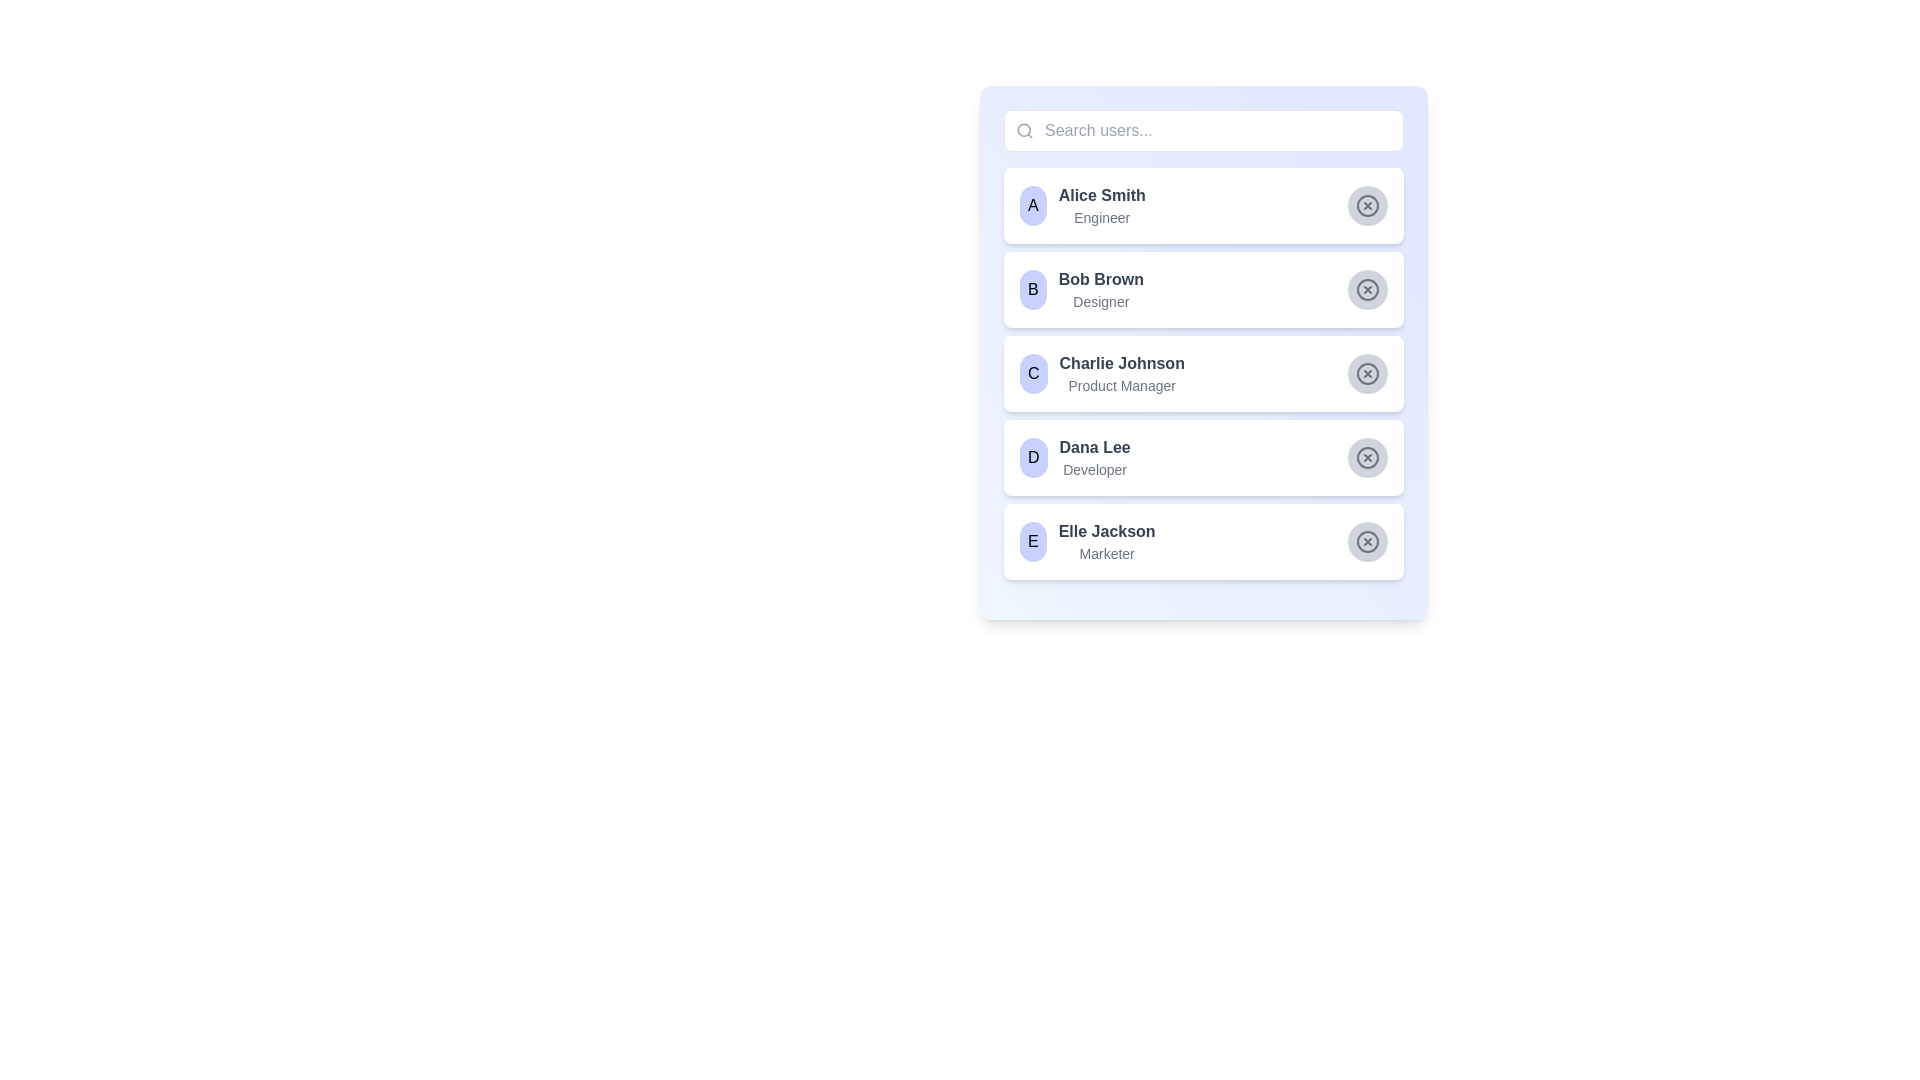 The width and height of the screenshot is (1920, 1080). I want to click on the third list item representing 'Charlie Johnson', who is a 'Product Manager', so click(1203, 352).